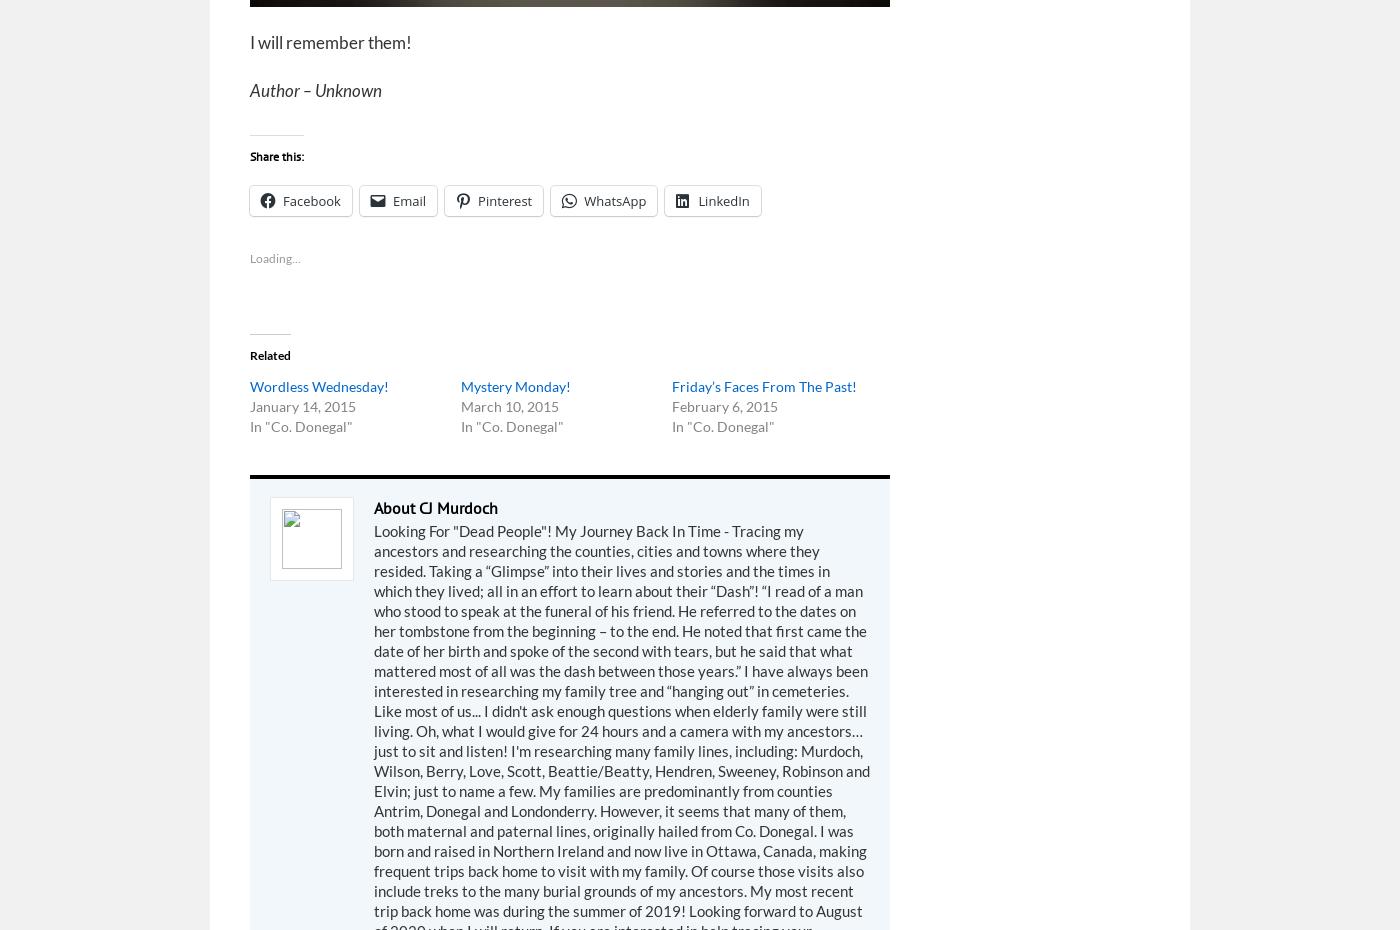 Image resolution: width=1400 pixels, height=930 pixels. I want to click on 'Email', so click(408, 199).